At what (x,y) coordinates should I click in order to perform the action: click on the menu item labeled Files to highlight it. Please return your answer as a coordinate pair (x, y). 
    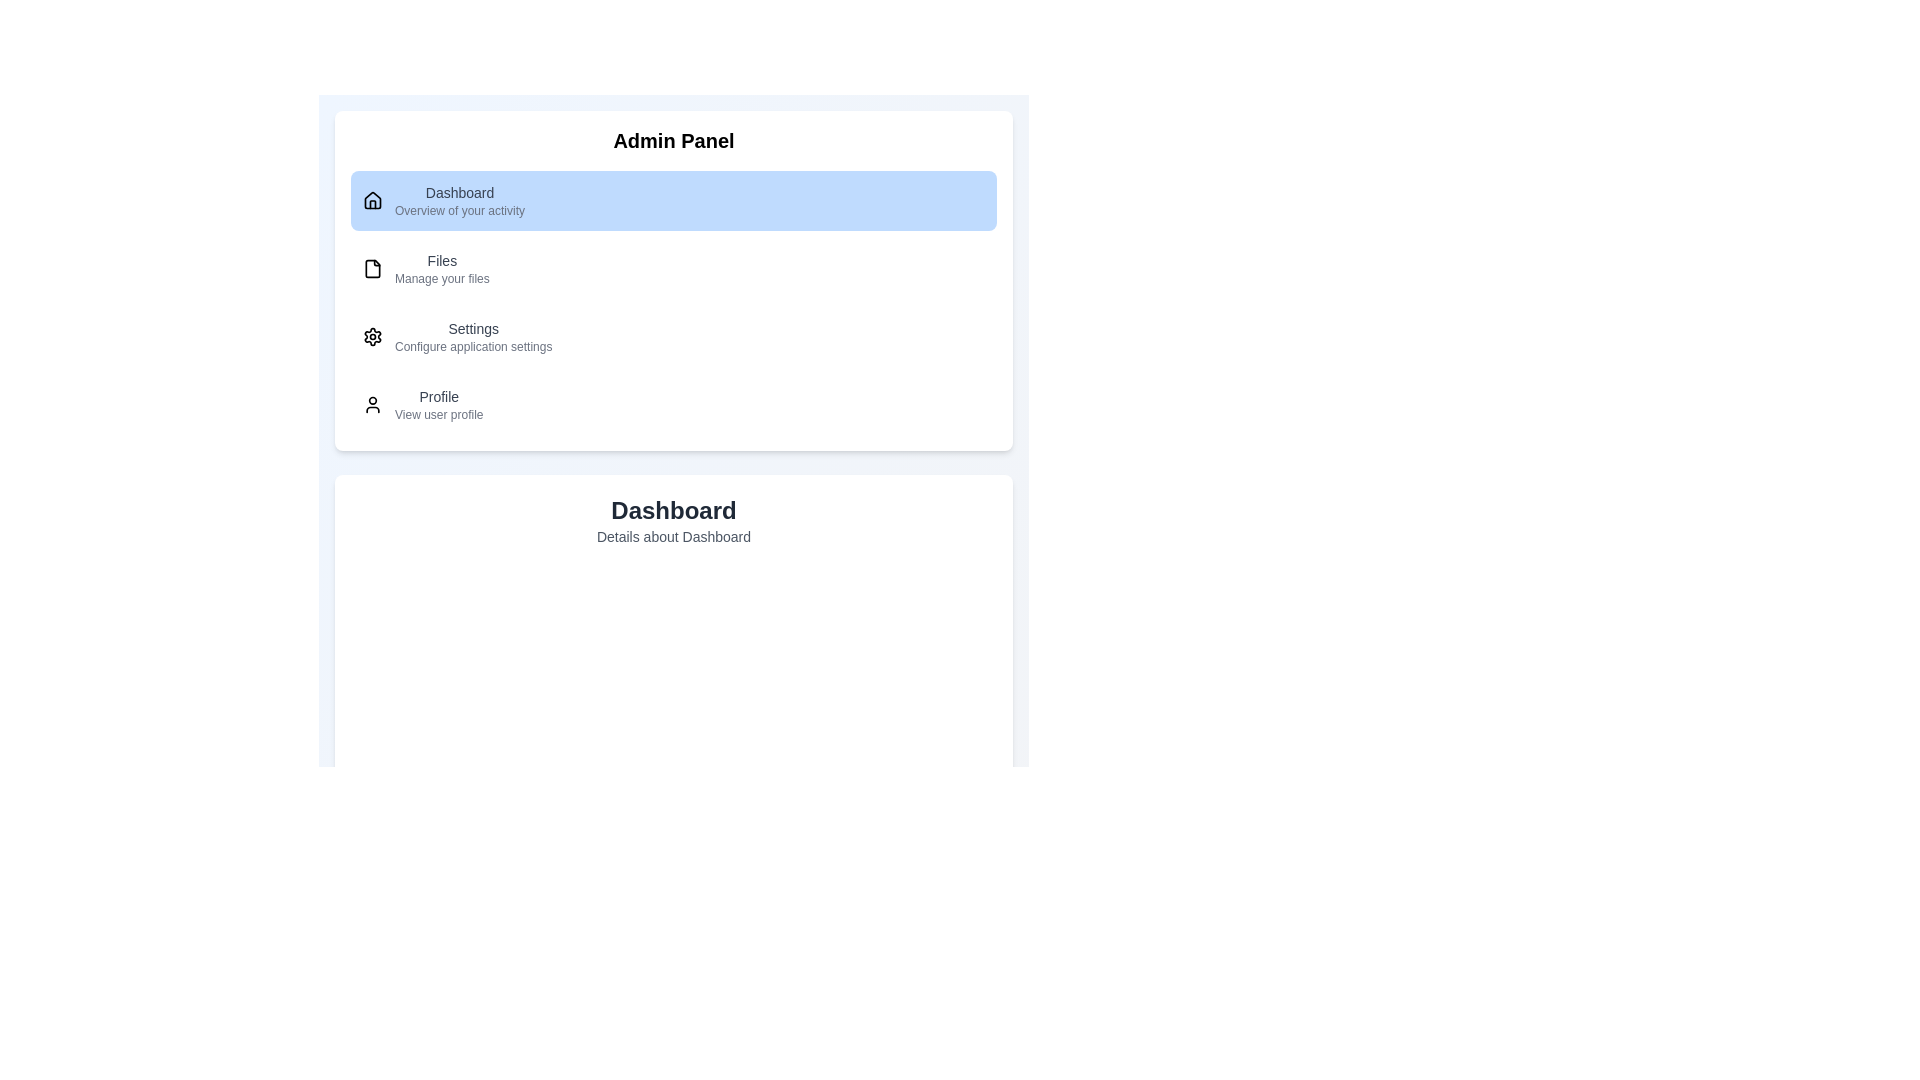
    Looking at the image, I should click on (673, 268).